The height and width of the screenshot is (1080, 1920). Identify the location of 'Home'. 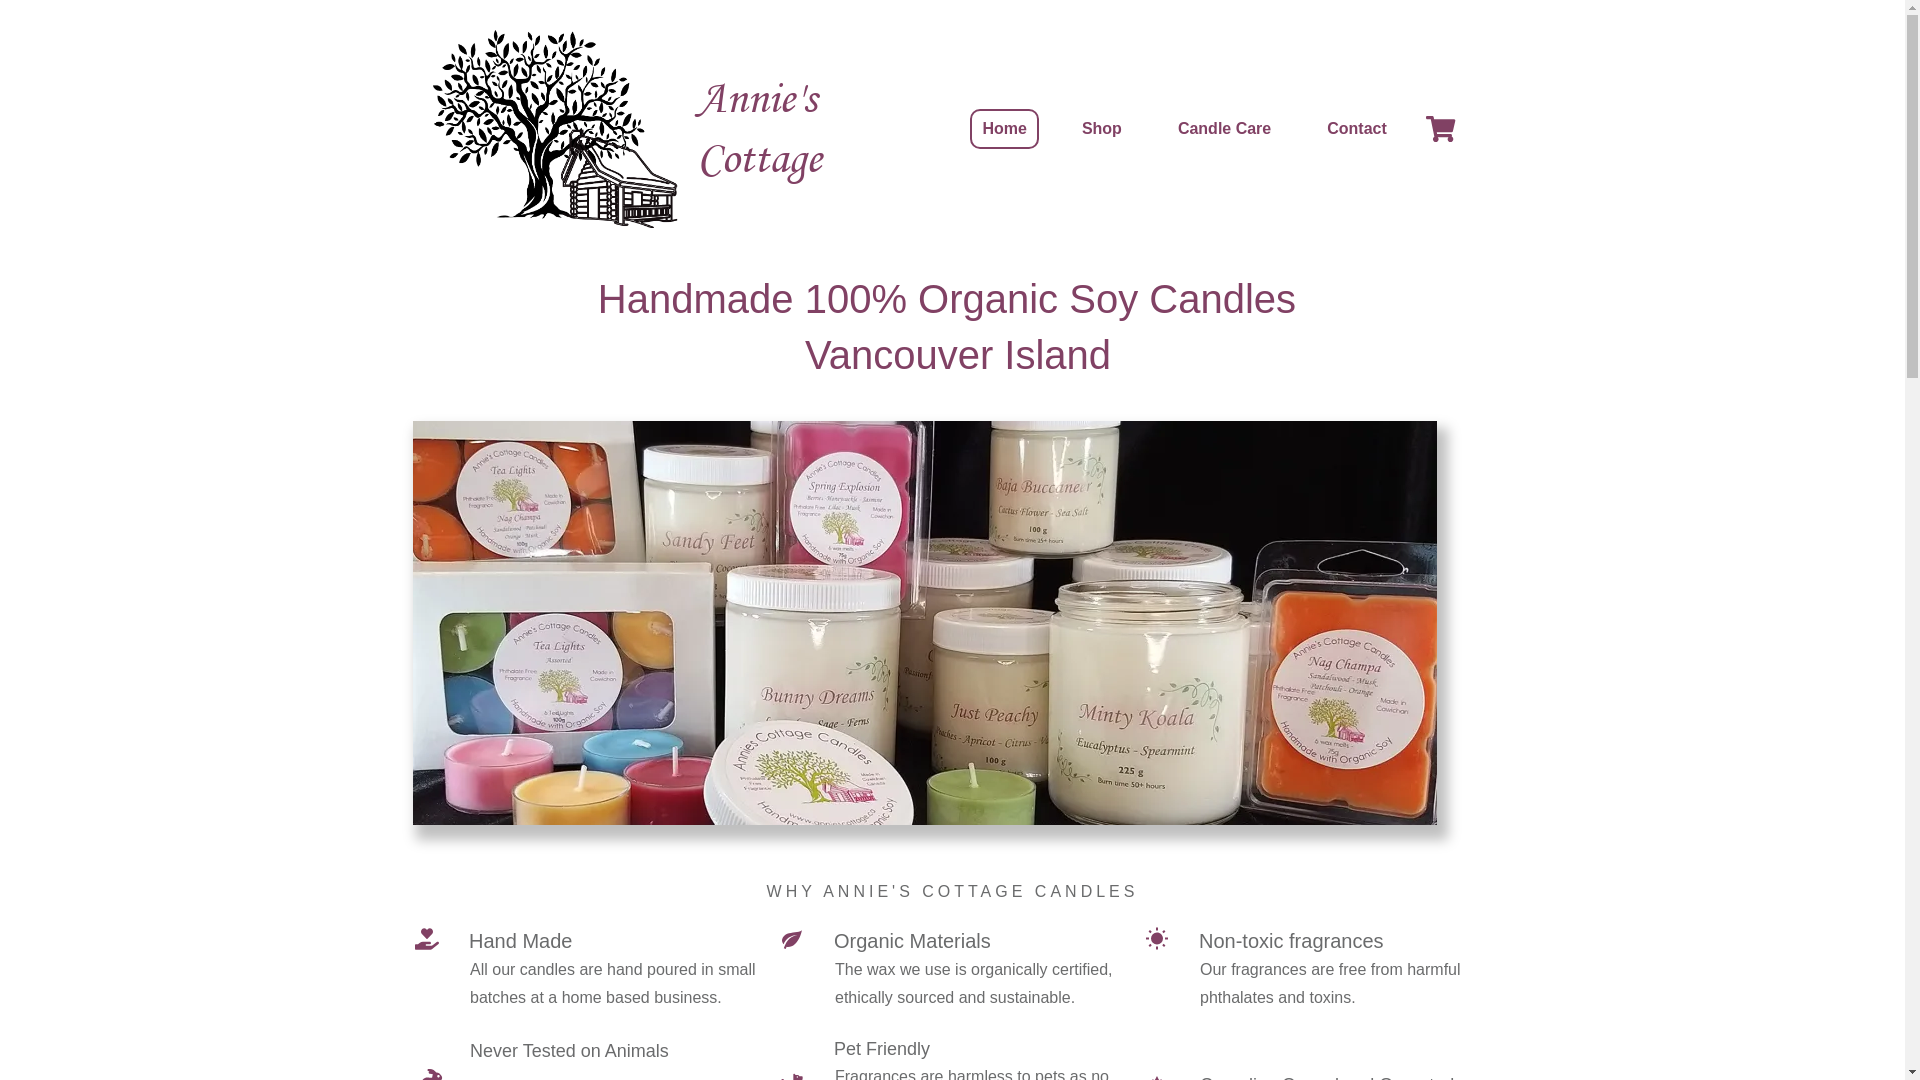
(982, 128).